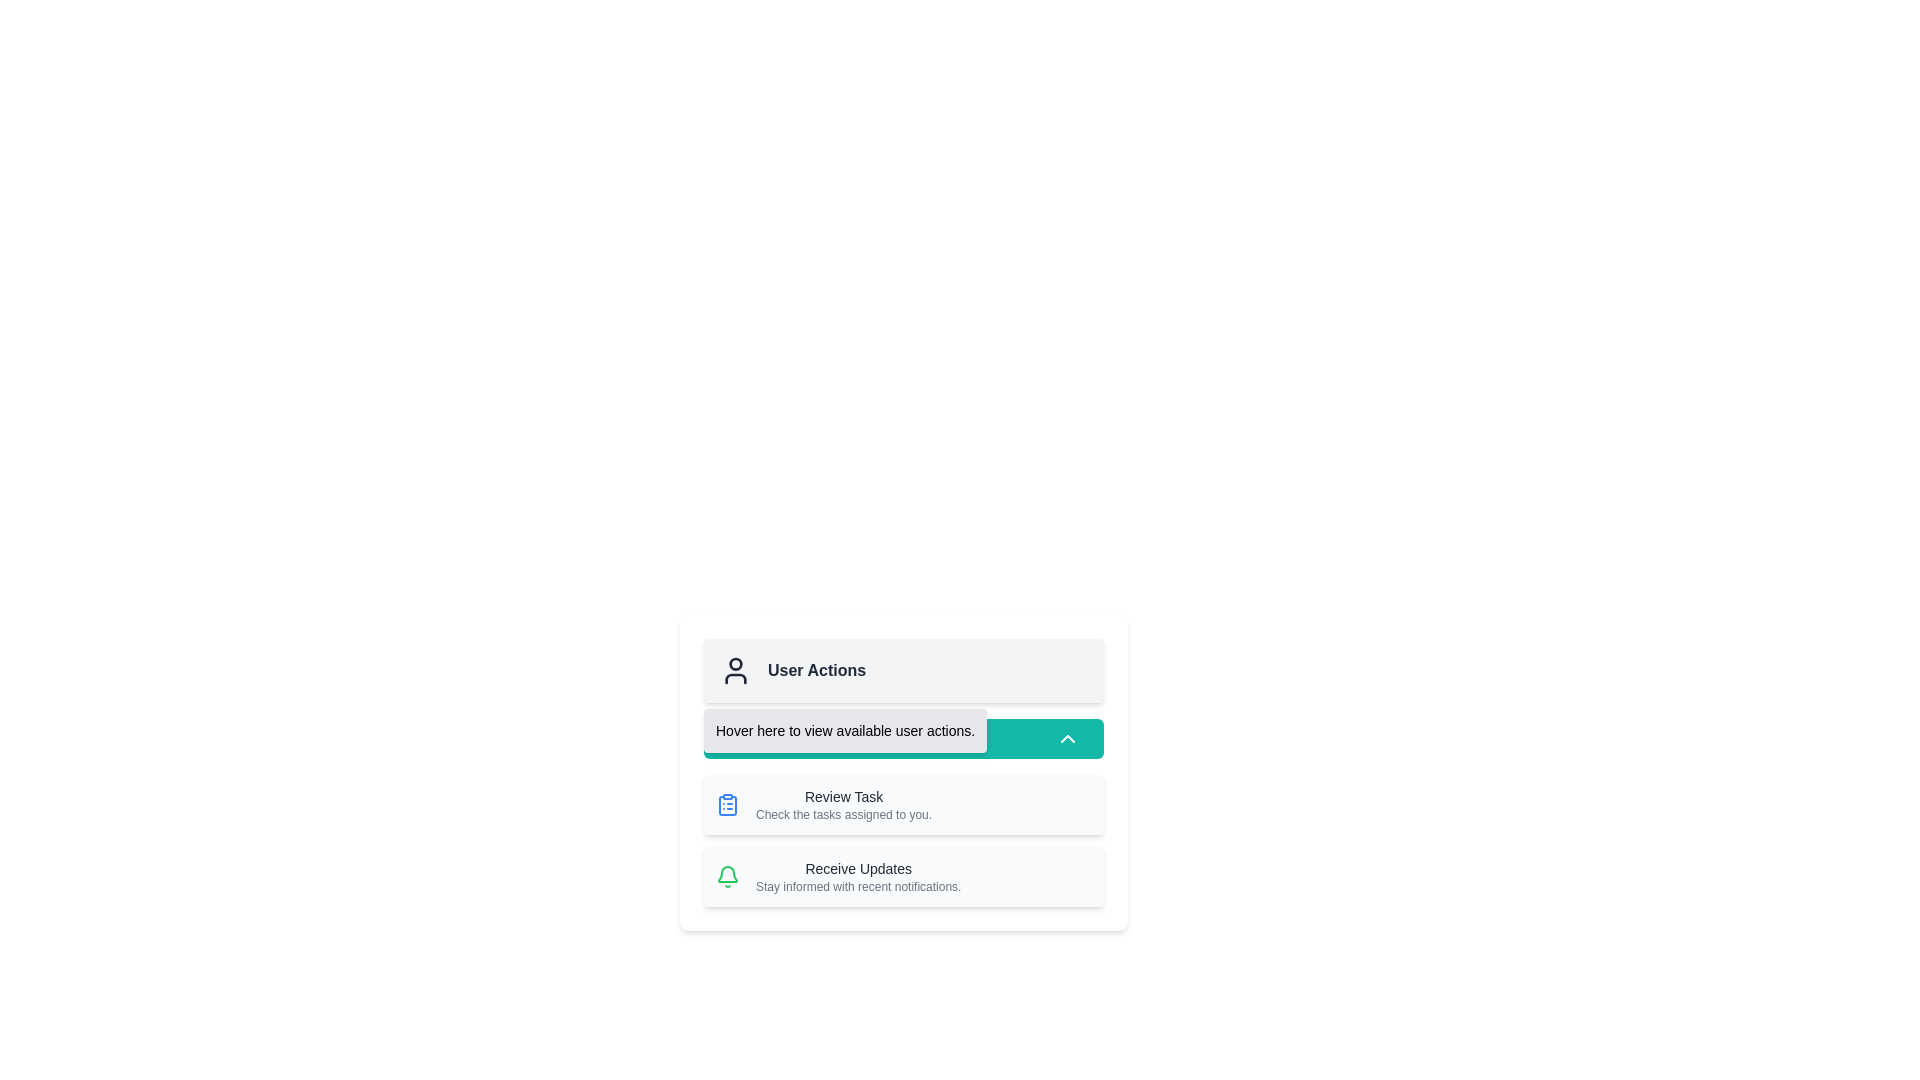  I want to click on the 'User Actions' static text label styled in bold, dark-gray font located in the upper section of the card interface, so click(816, 671).